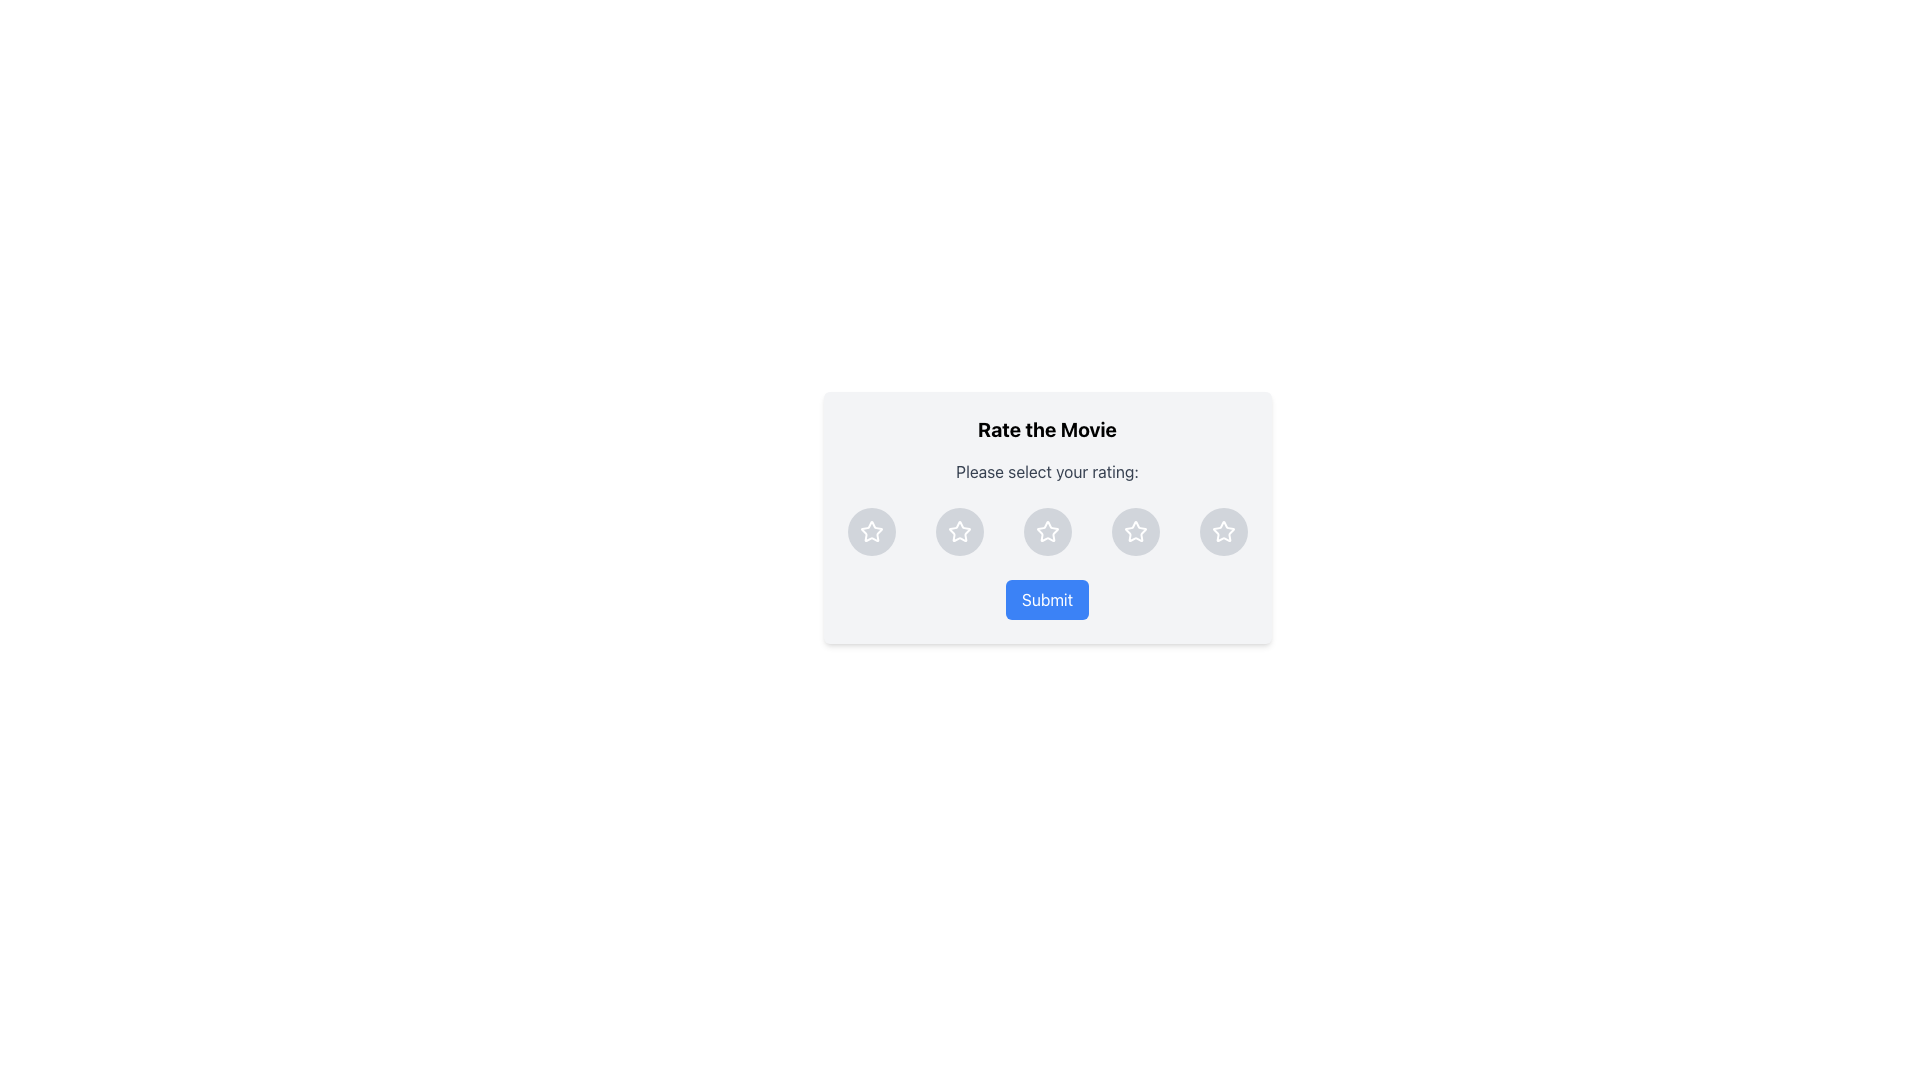 This screenshot has height=1080, width=1920. What do you see at coordinates (958, 530) in the screenshot?
I see `the third star-shaped icon in the rating modal` at bounding box center [958, 530].